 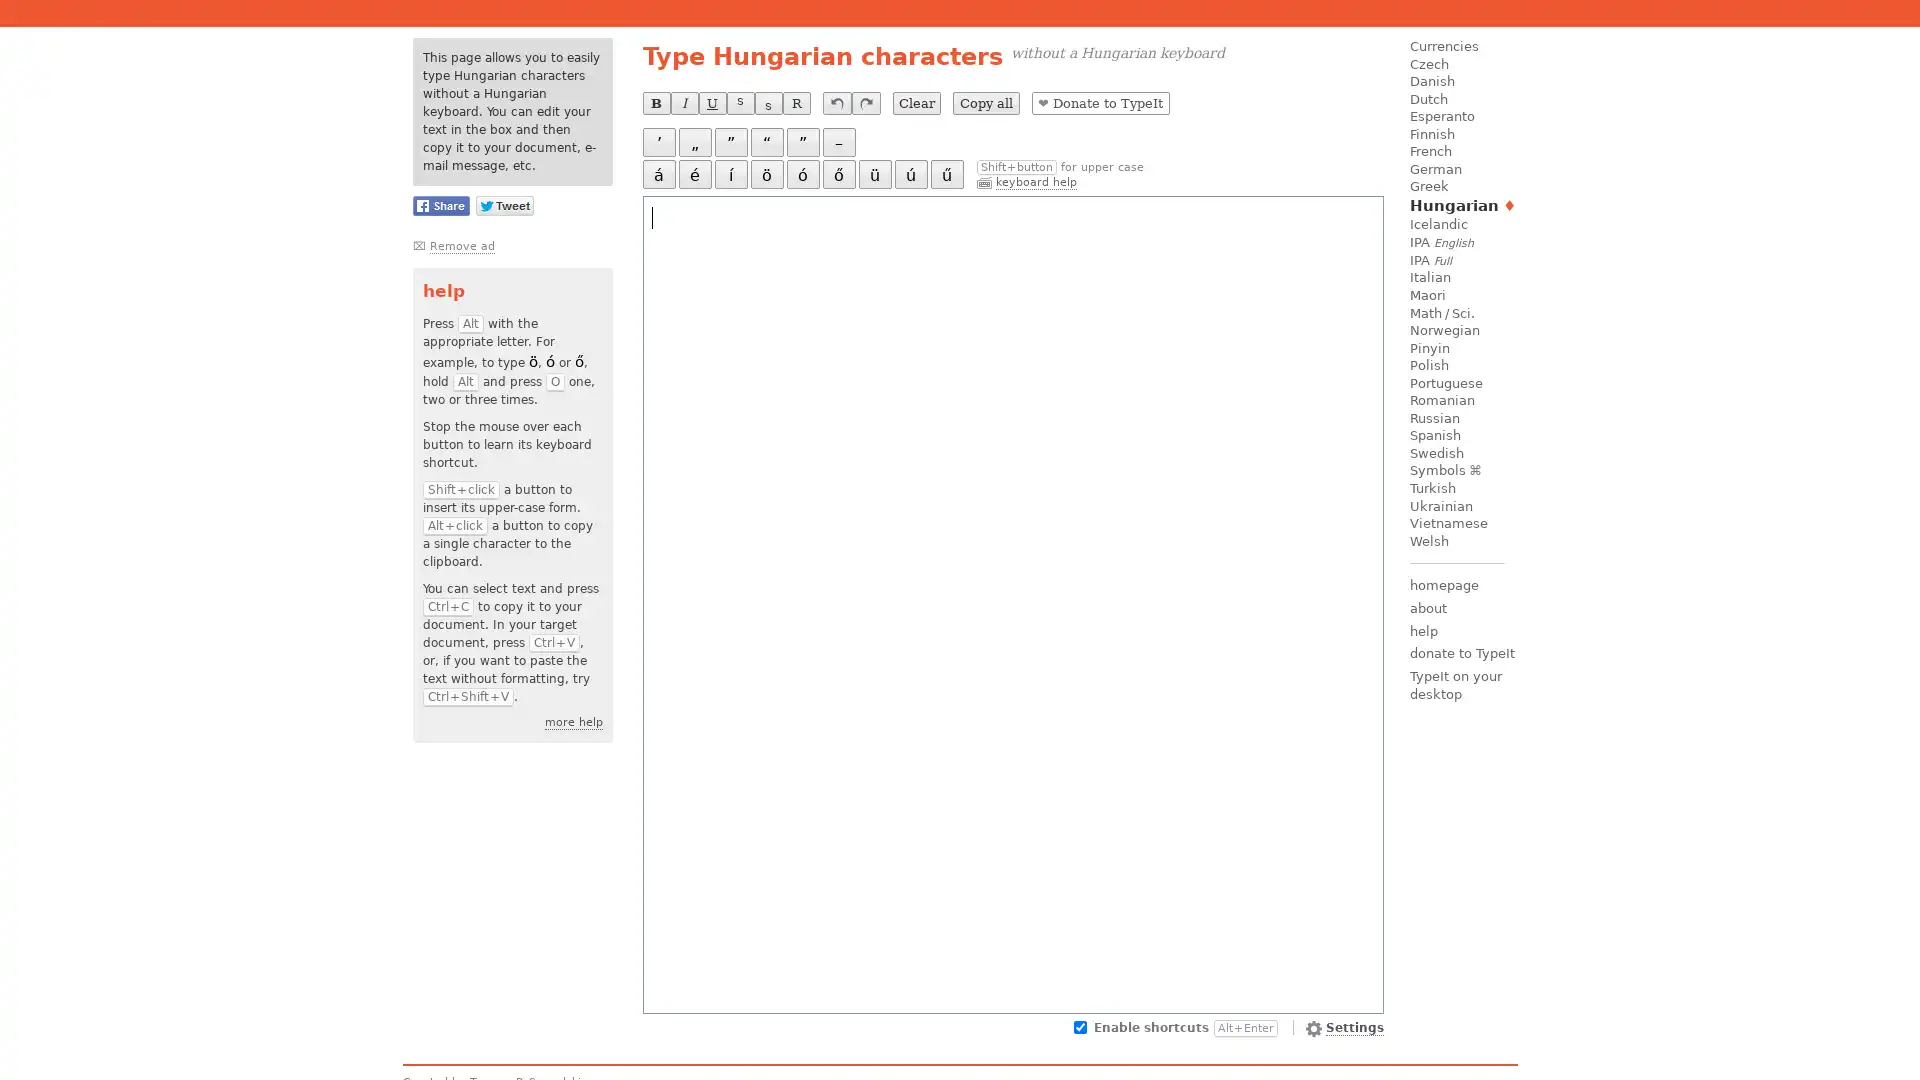 I want to click on a, so click(x=658, y=173).